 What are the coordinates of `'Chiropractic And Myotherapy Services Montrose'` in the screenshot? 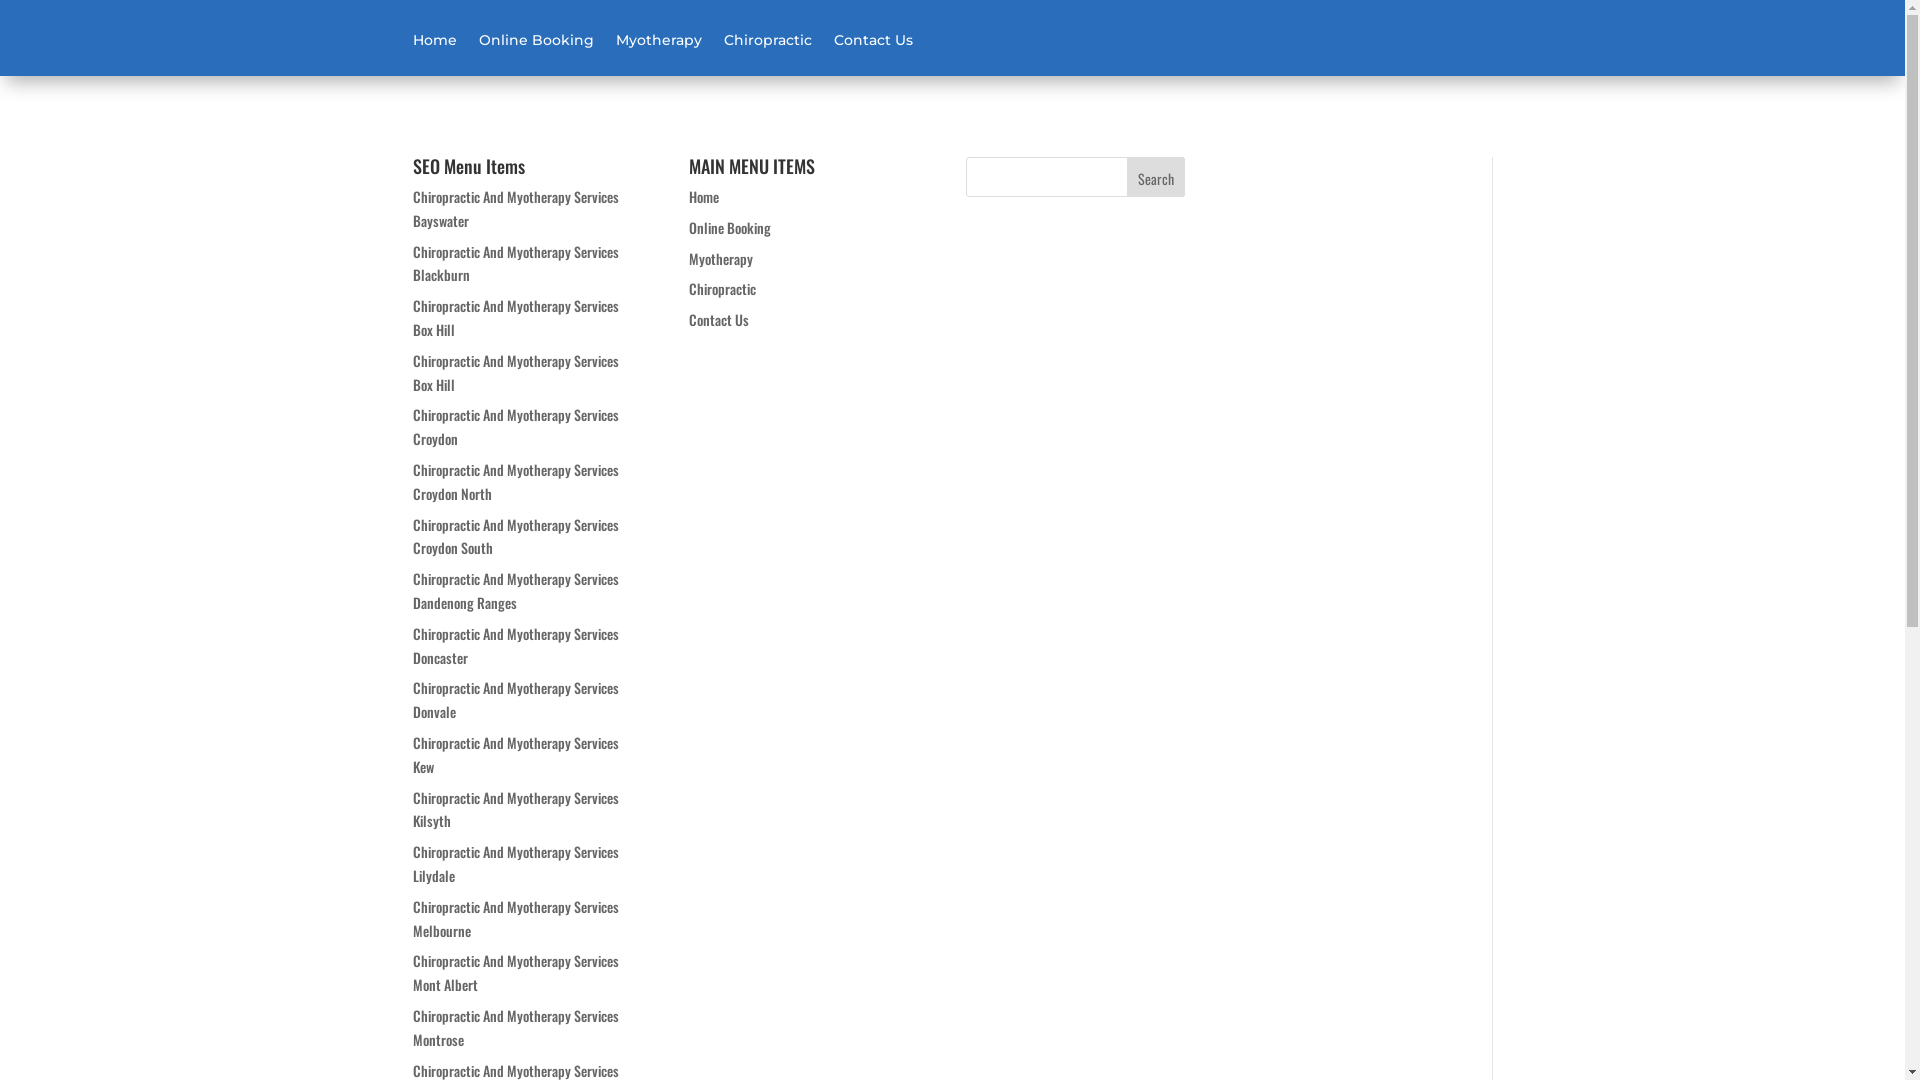 It's located at (514, 1027).